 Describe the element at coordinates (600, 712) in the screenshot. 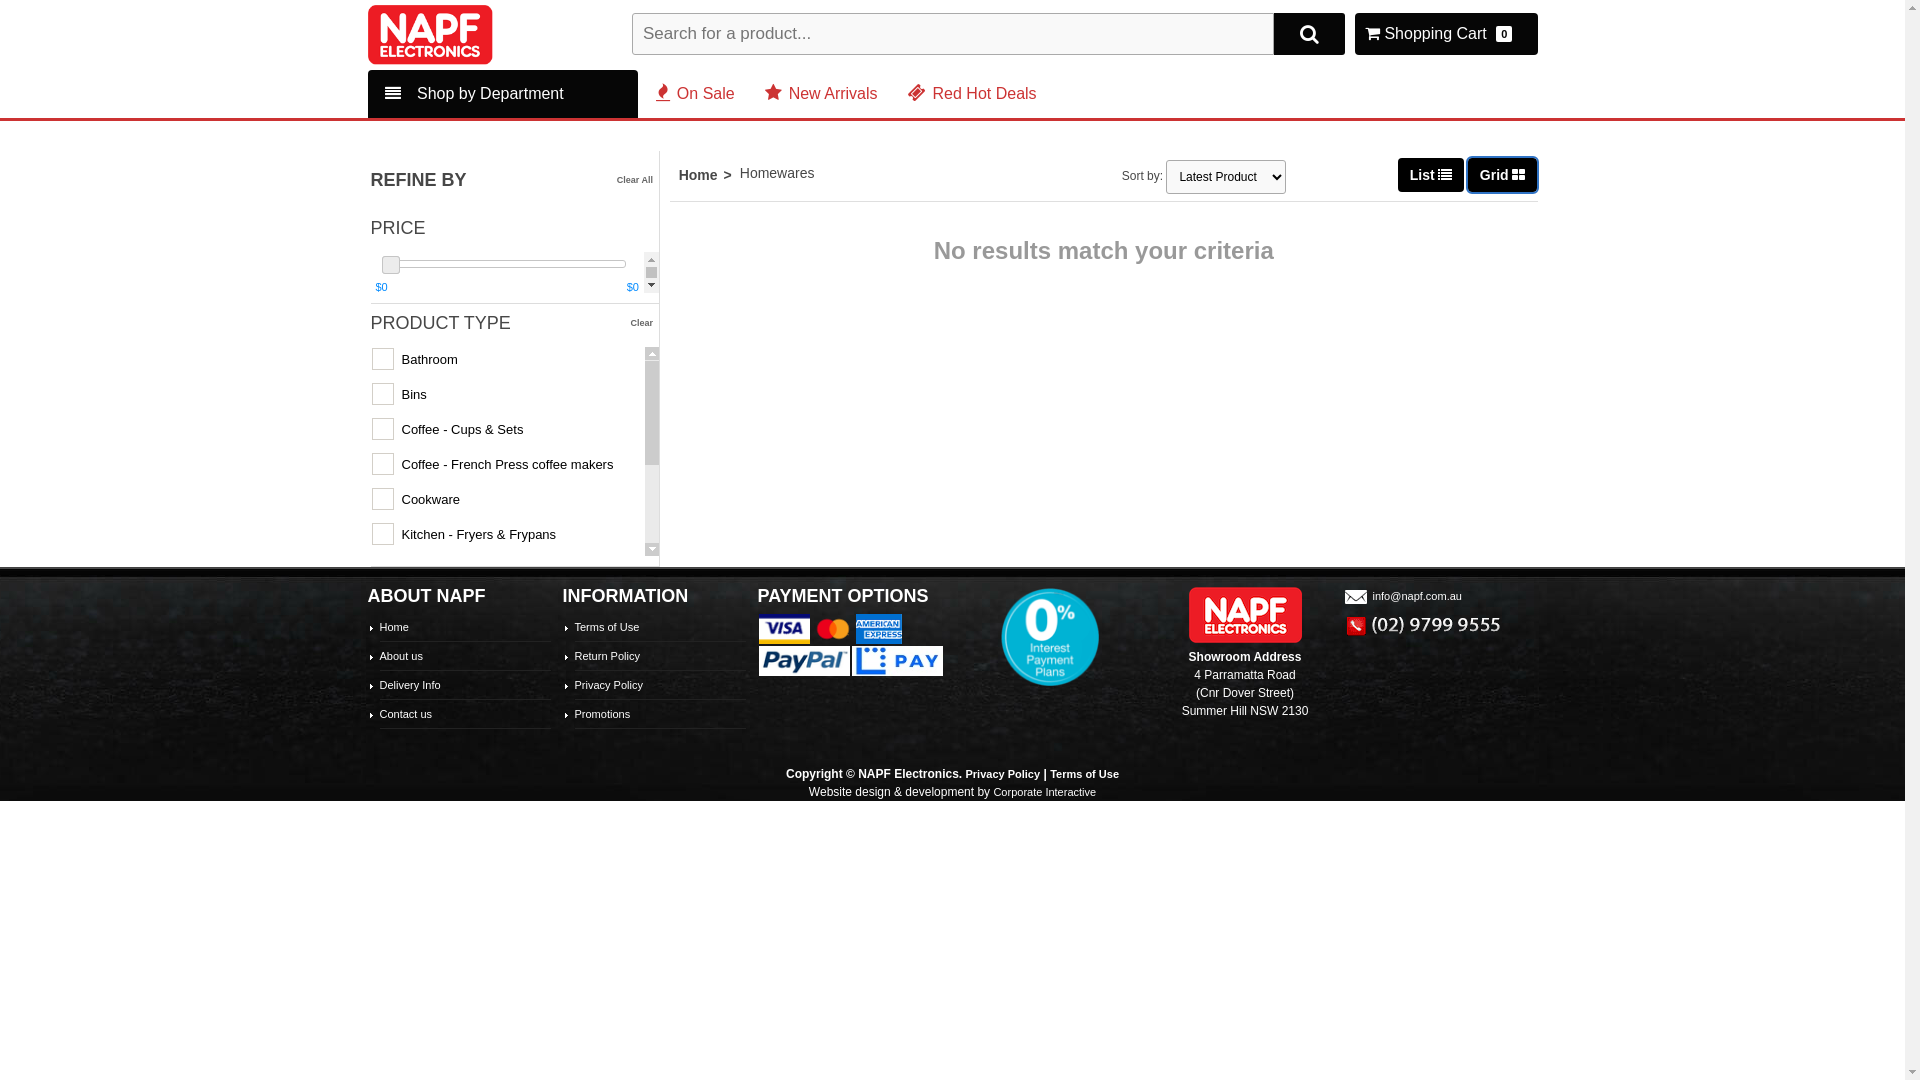

I see `'Promotions'` at that location.